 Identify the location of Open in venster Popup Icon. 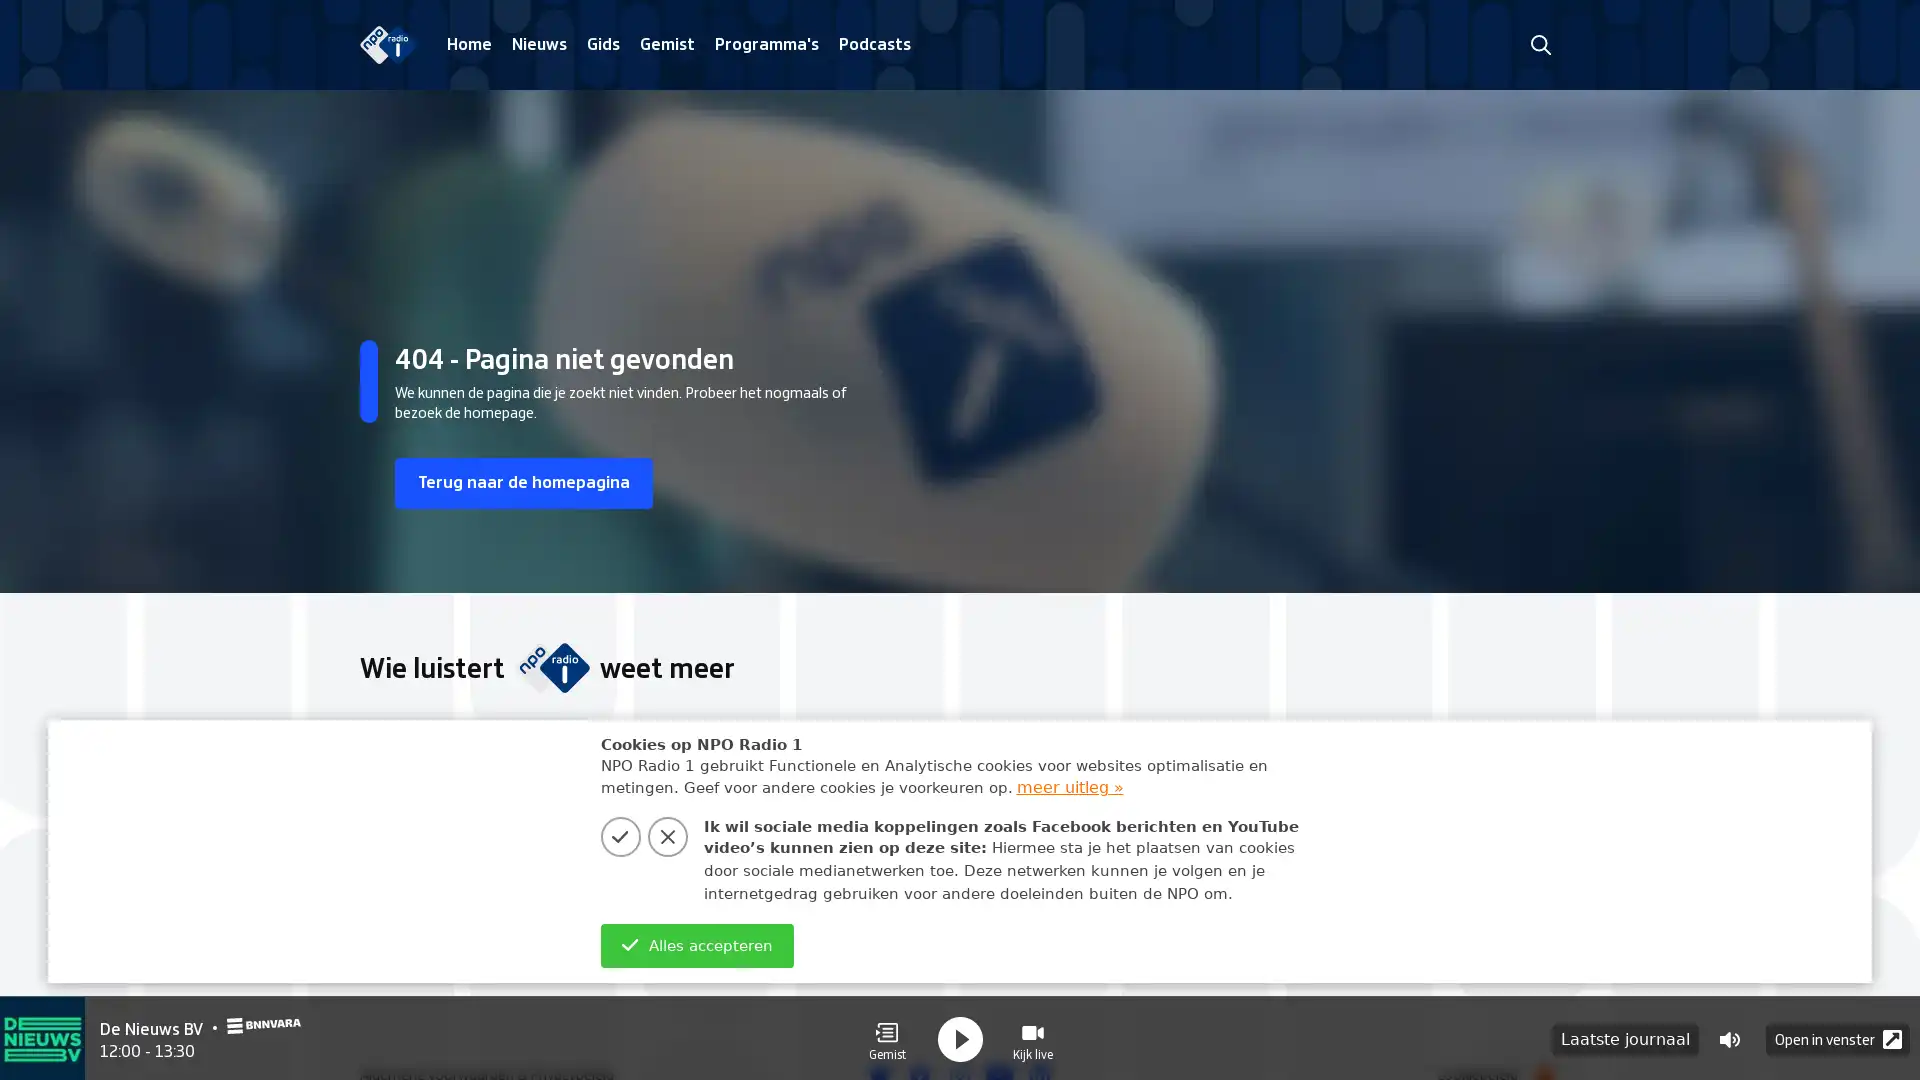
(1838, 1036).